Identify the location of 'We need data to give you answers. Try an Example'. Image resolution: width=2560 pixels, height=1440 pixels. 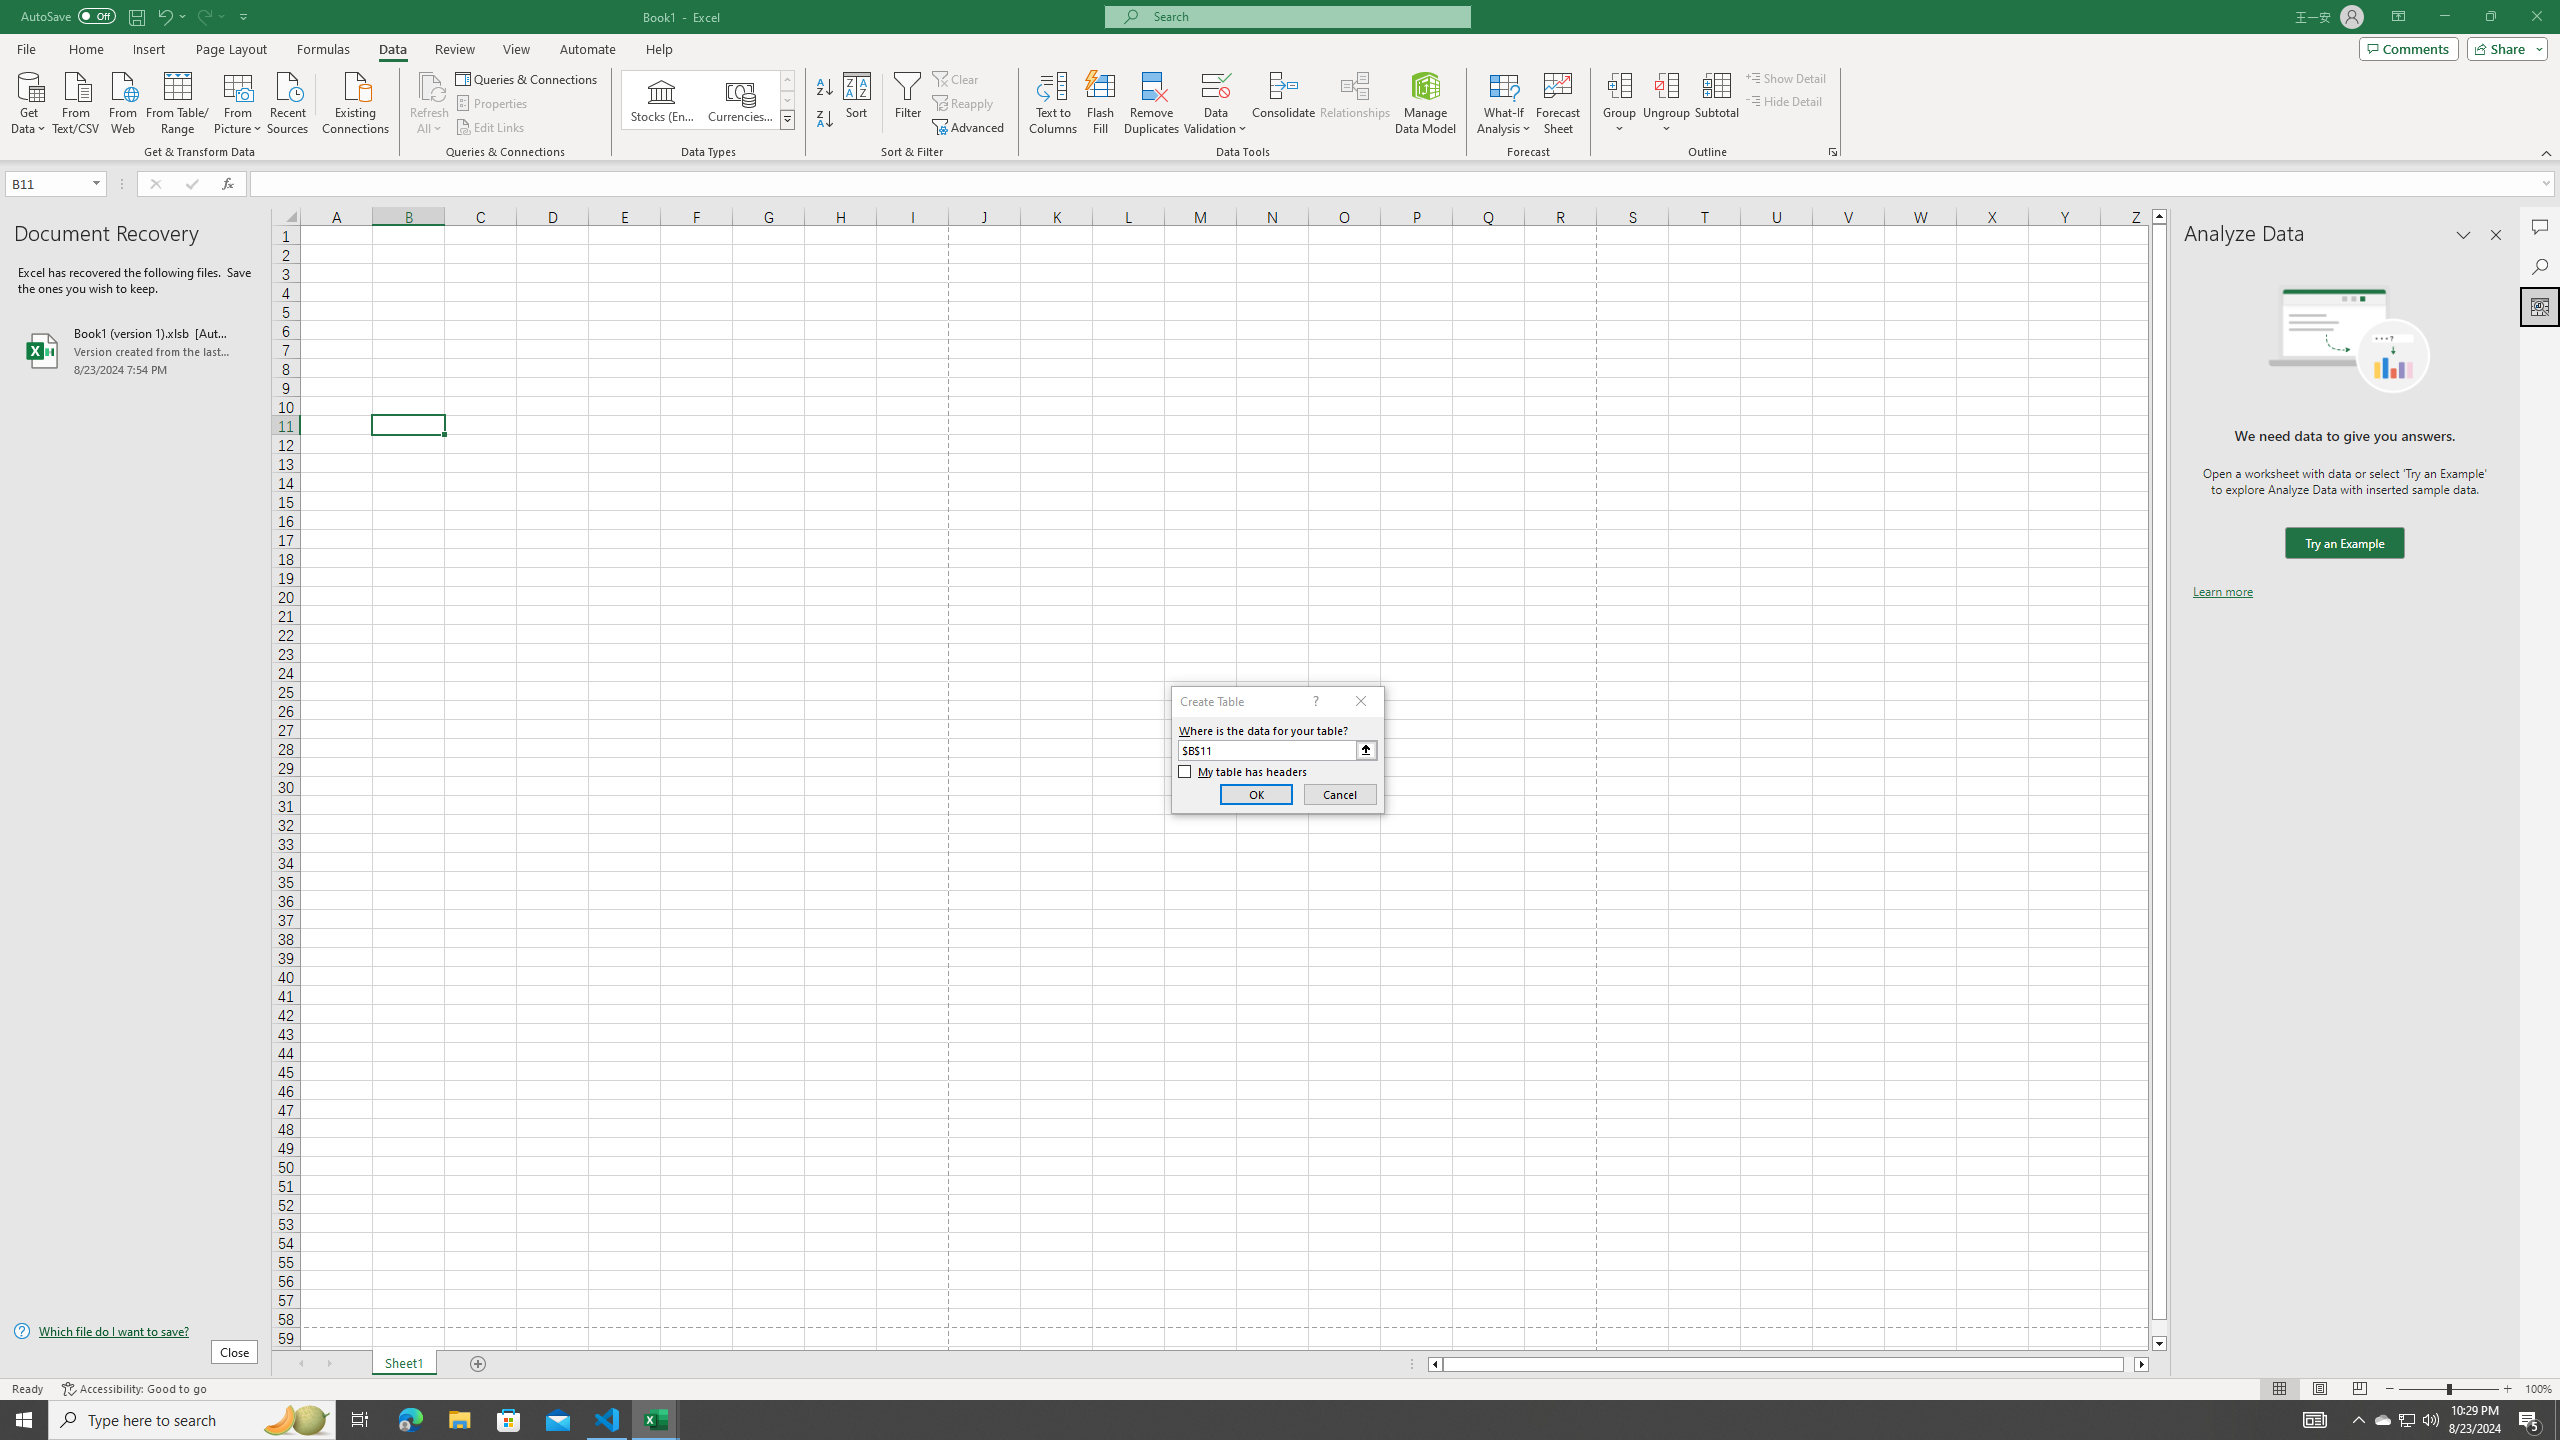
(2343, 543).